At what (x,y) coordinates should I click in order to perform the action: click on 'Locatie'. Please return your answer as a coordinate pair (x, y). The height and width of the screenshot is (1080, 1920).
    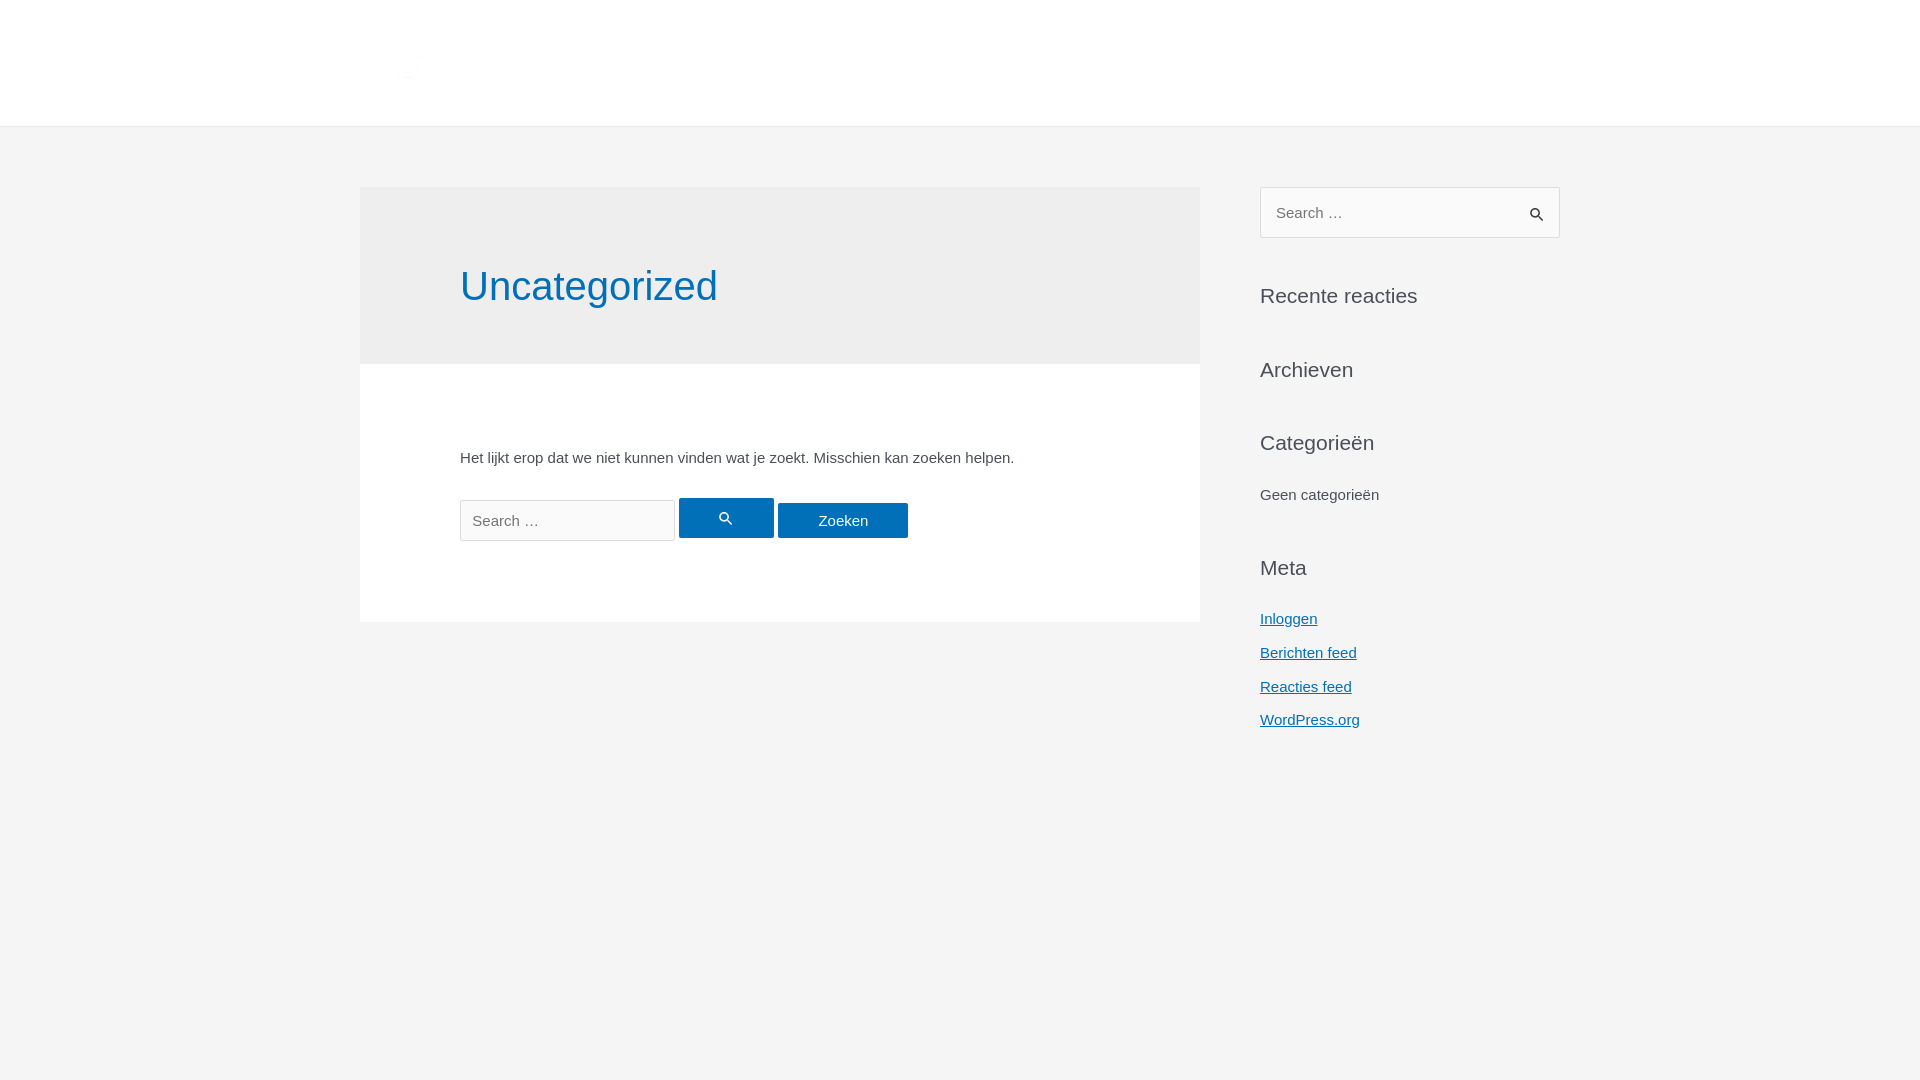
    Looking at the image, I should click on (1304, 61).